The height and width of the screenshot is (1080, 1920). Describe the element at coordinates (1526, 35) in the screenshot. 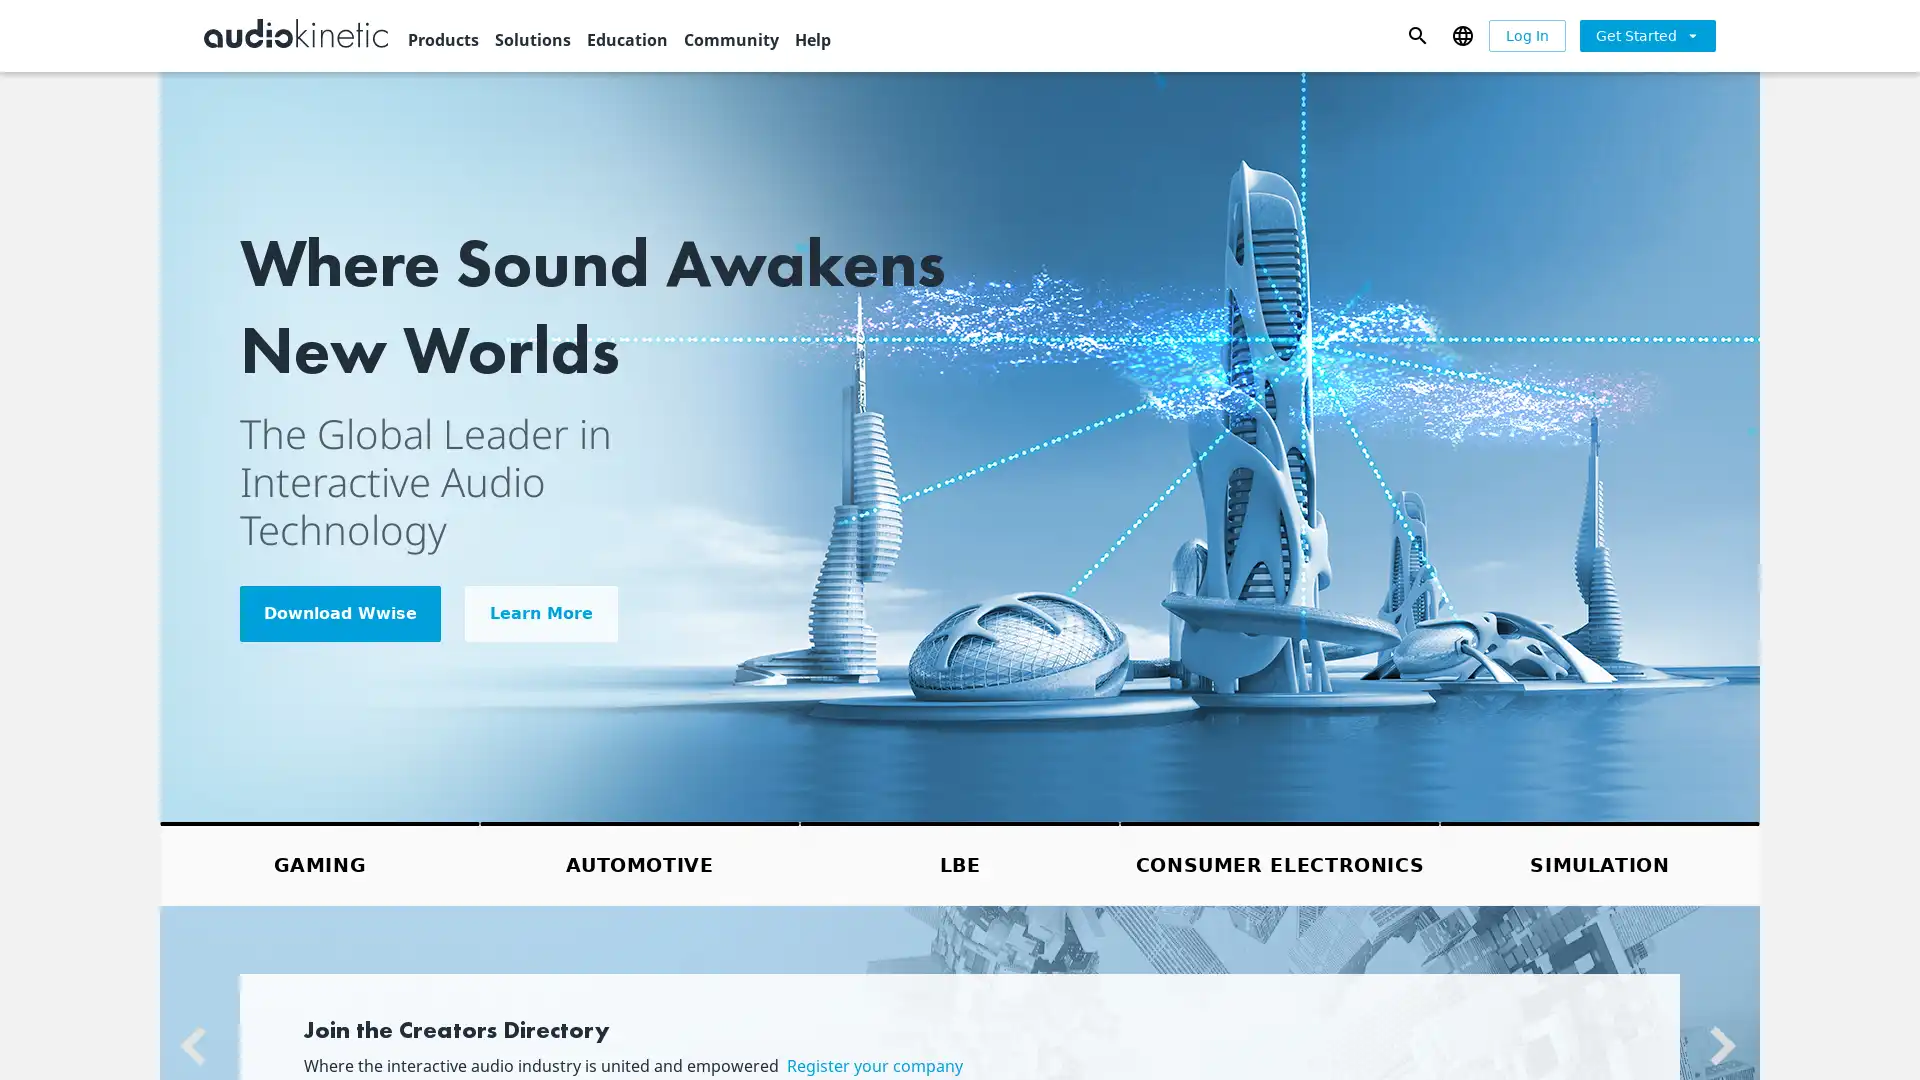

I see `Log In` at that location.